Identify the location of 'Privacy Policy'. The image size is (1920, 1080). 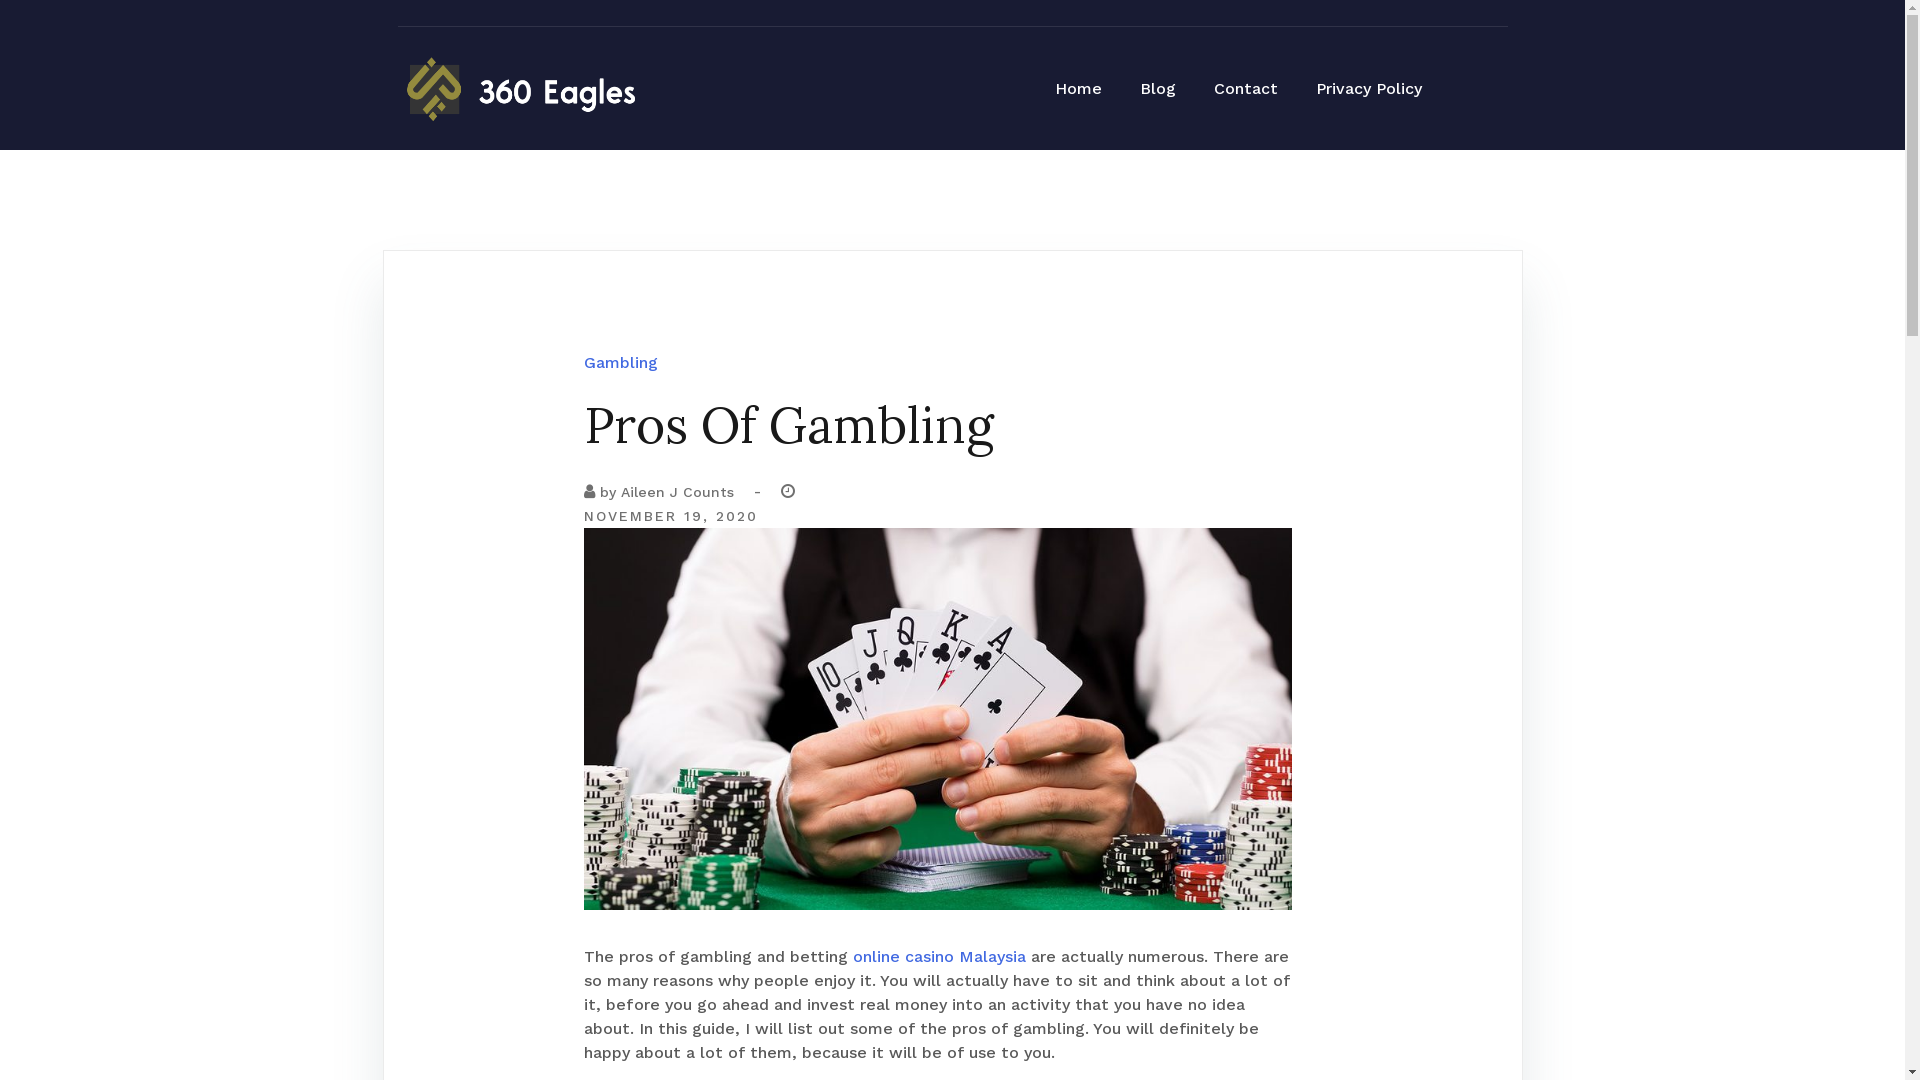
(1367, 90).